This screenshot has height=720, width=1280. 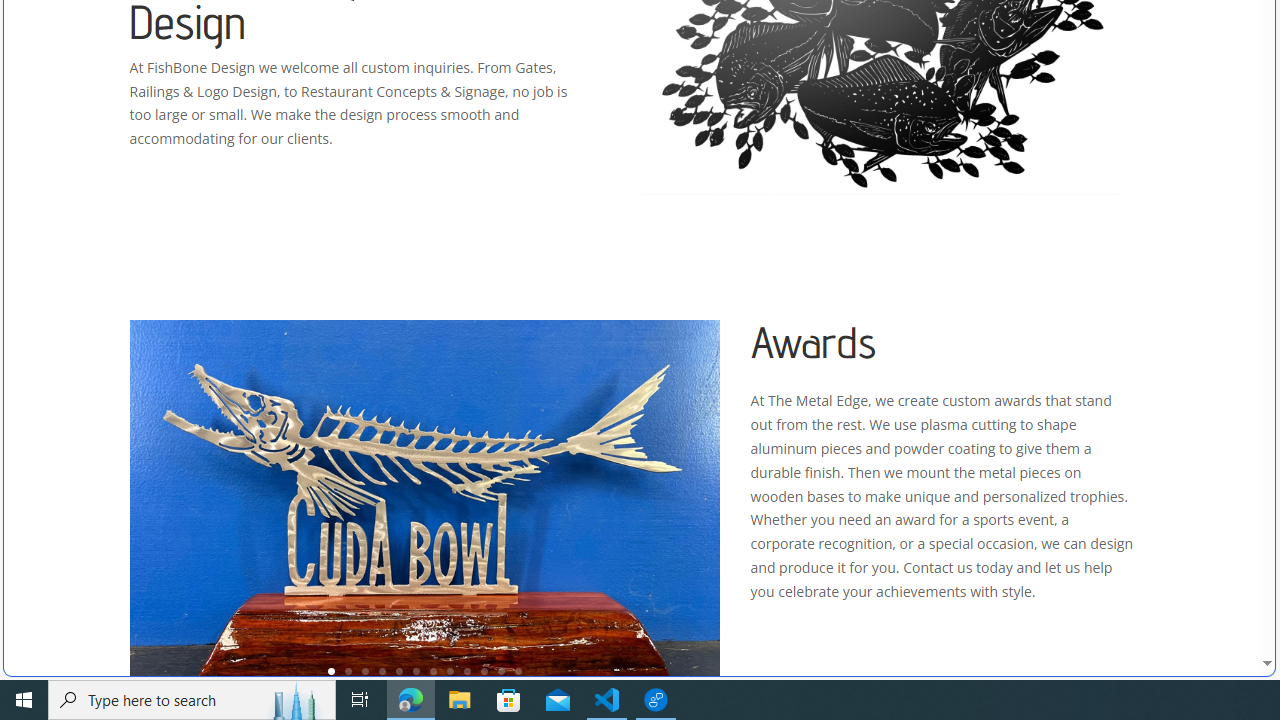 What do you see at coordinates (382, 671) in the screenshot?
I see `'4'` at bounding box center [382, 671].